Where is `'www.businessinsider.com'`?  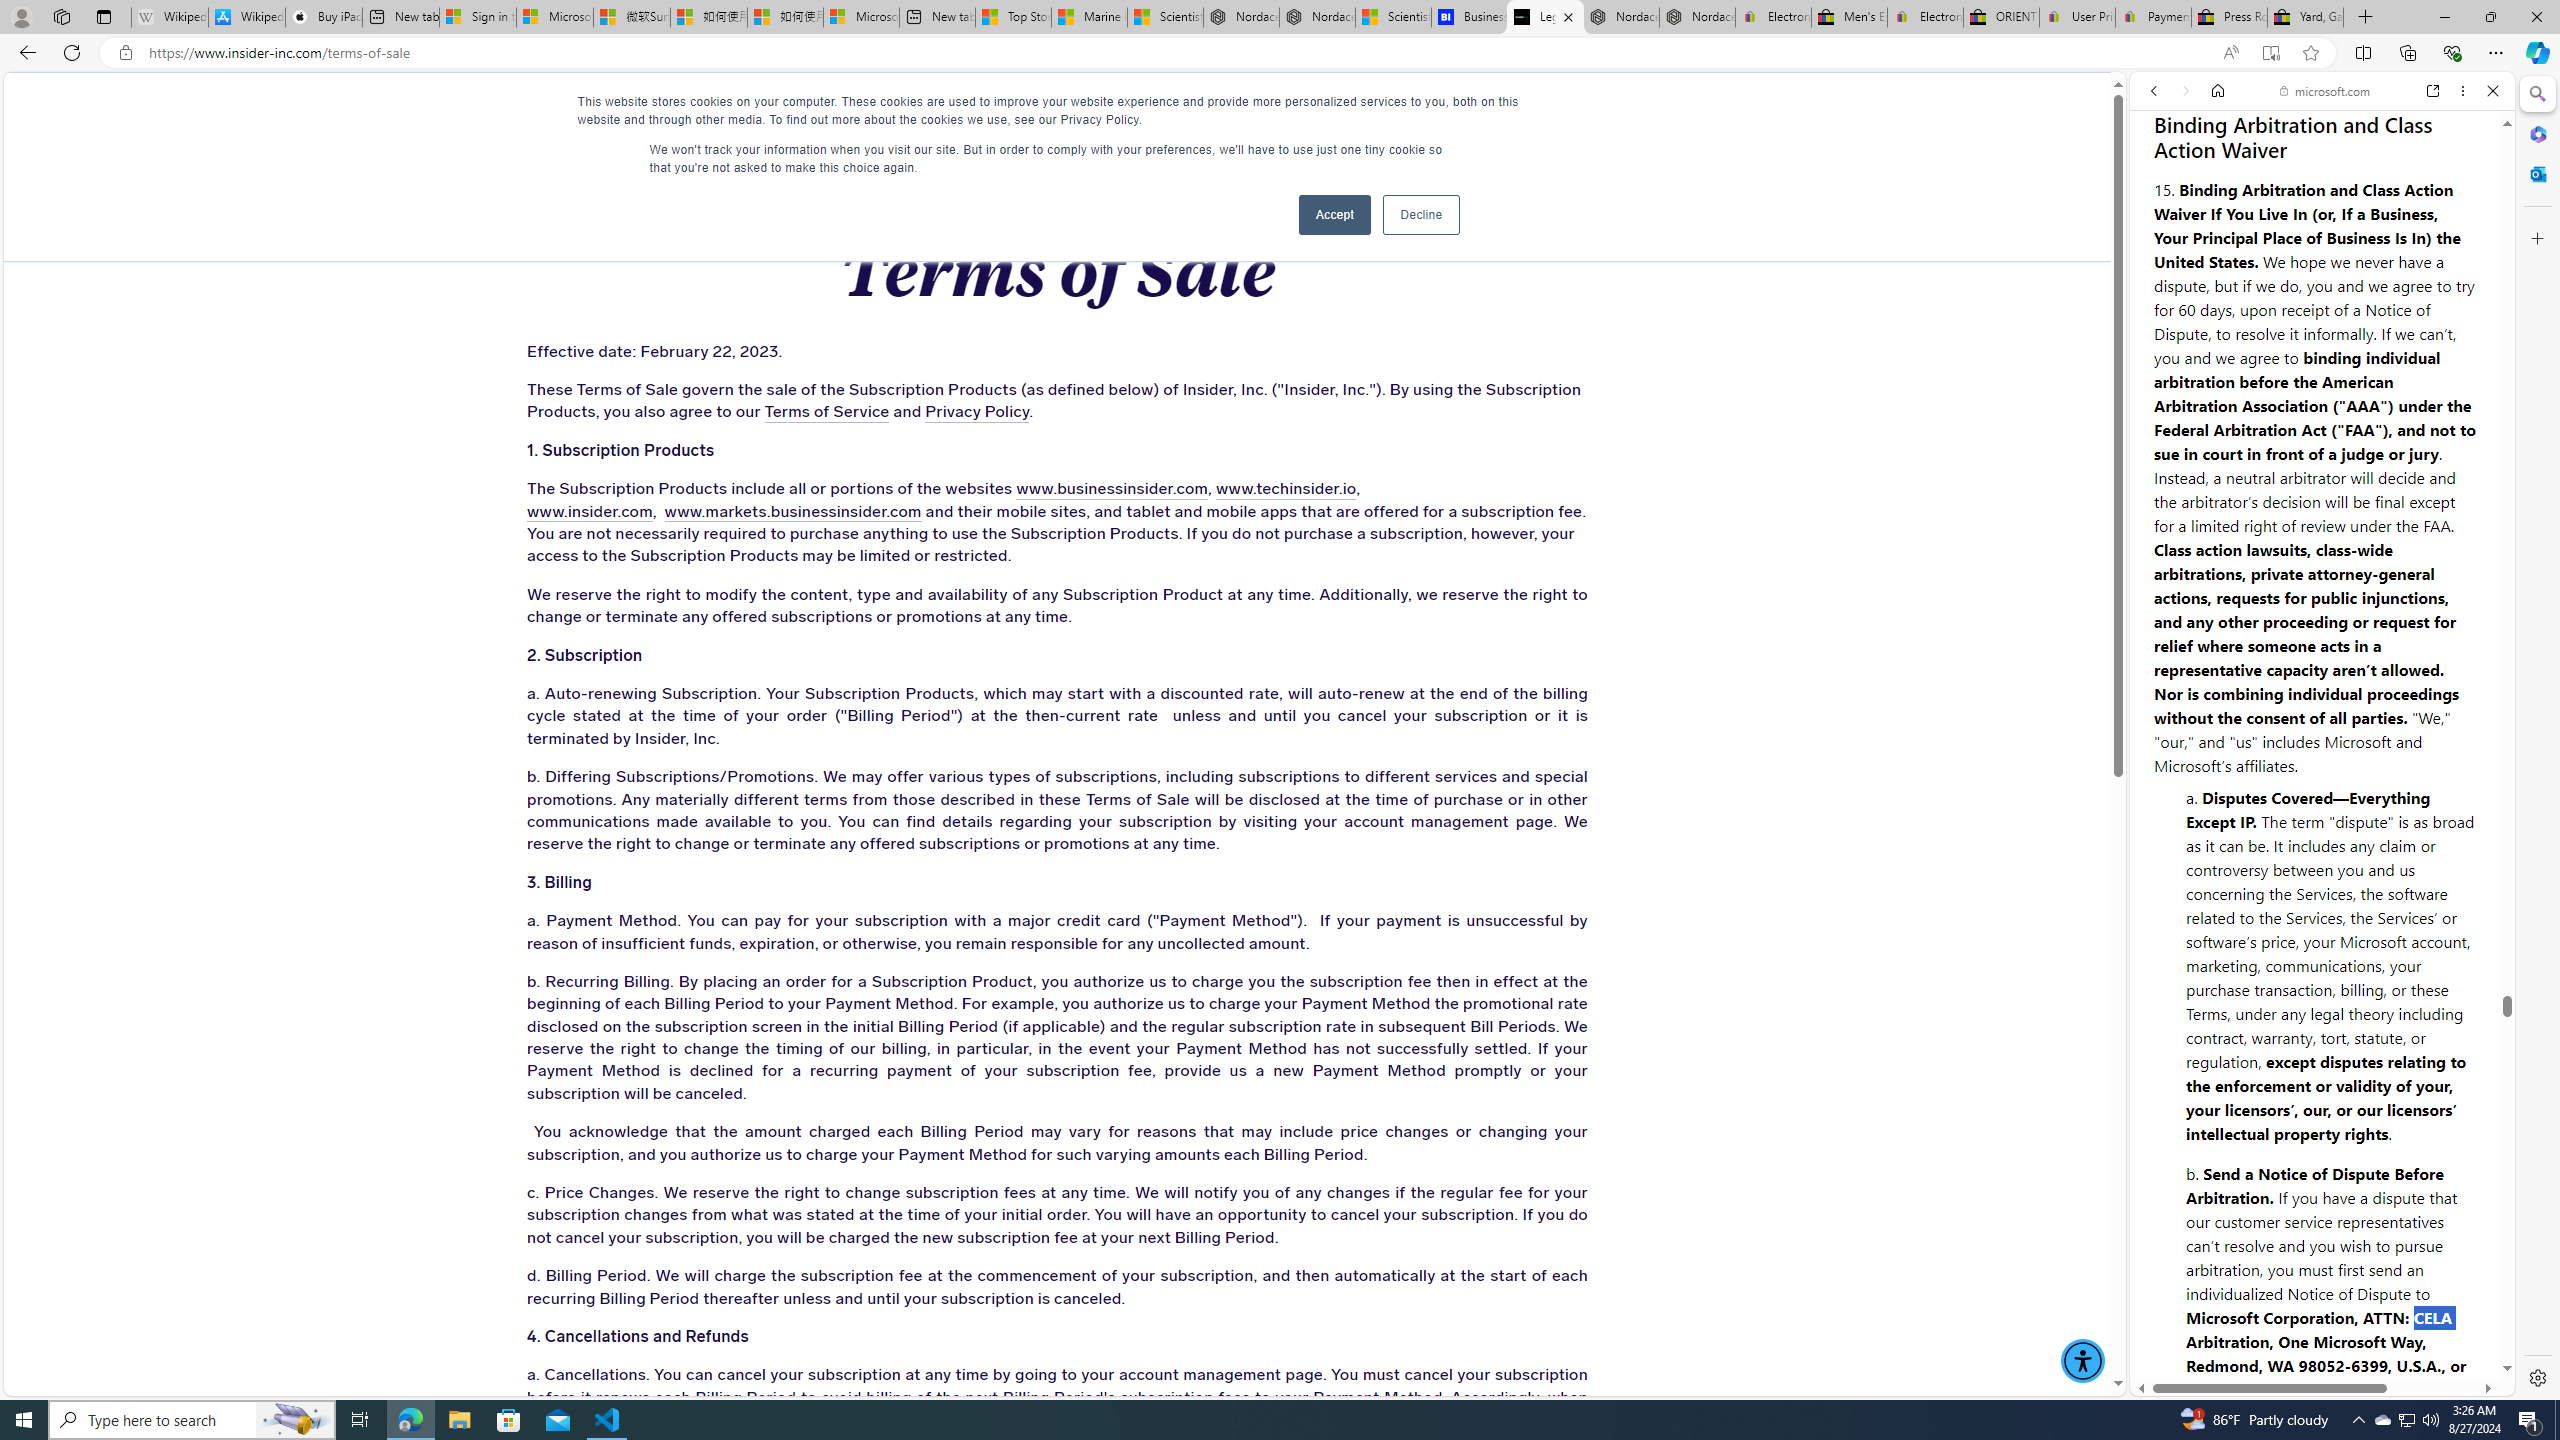
'www.businessinsider.com' is located at coordinates (1112, 490).